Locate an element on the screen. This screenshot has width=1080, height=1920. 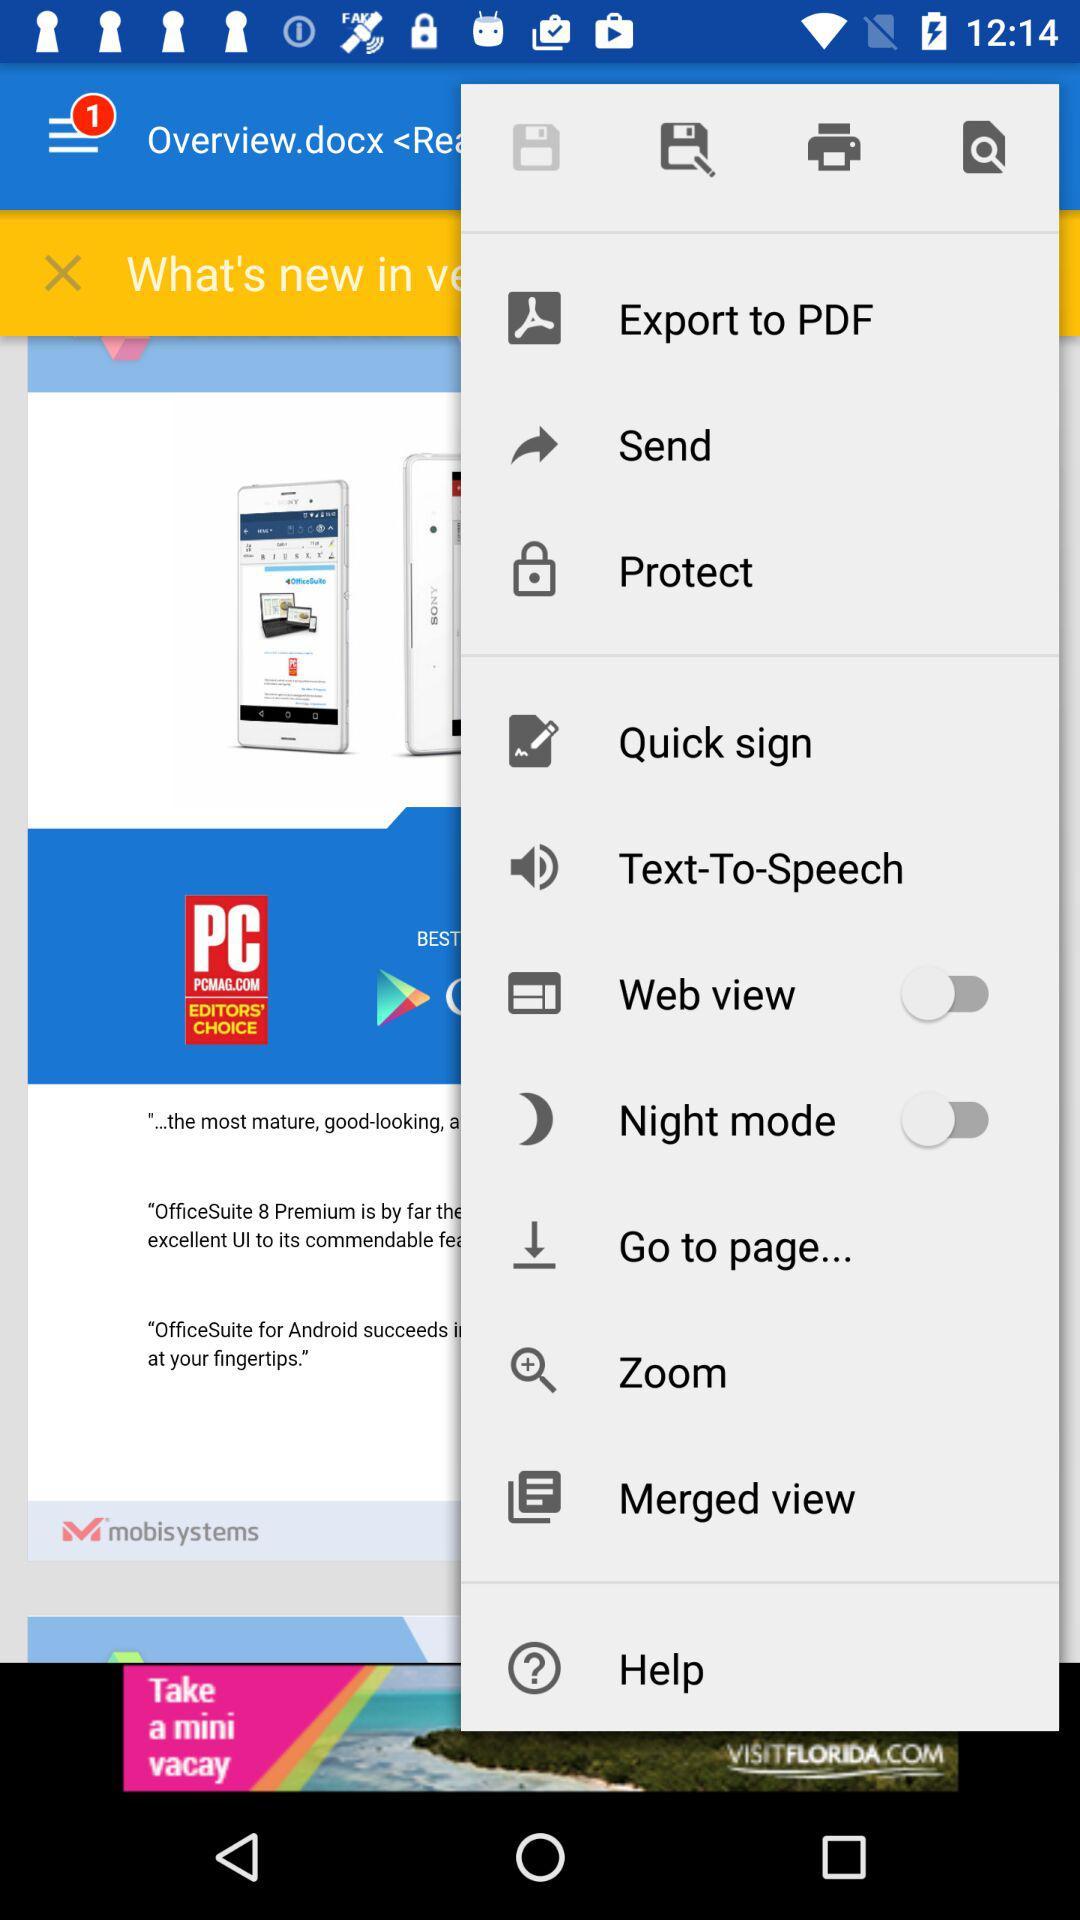
the go to page... item is located at coordinates (759, 1243).